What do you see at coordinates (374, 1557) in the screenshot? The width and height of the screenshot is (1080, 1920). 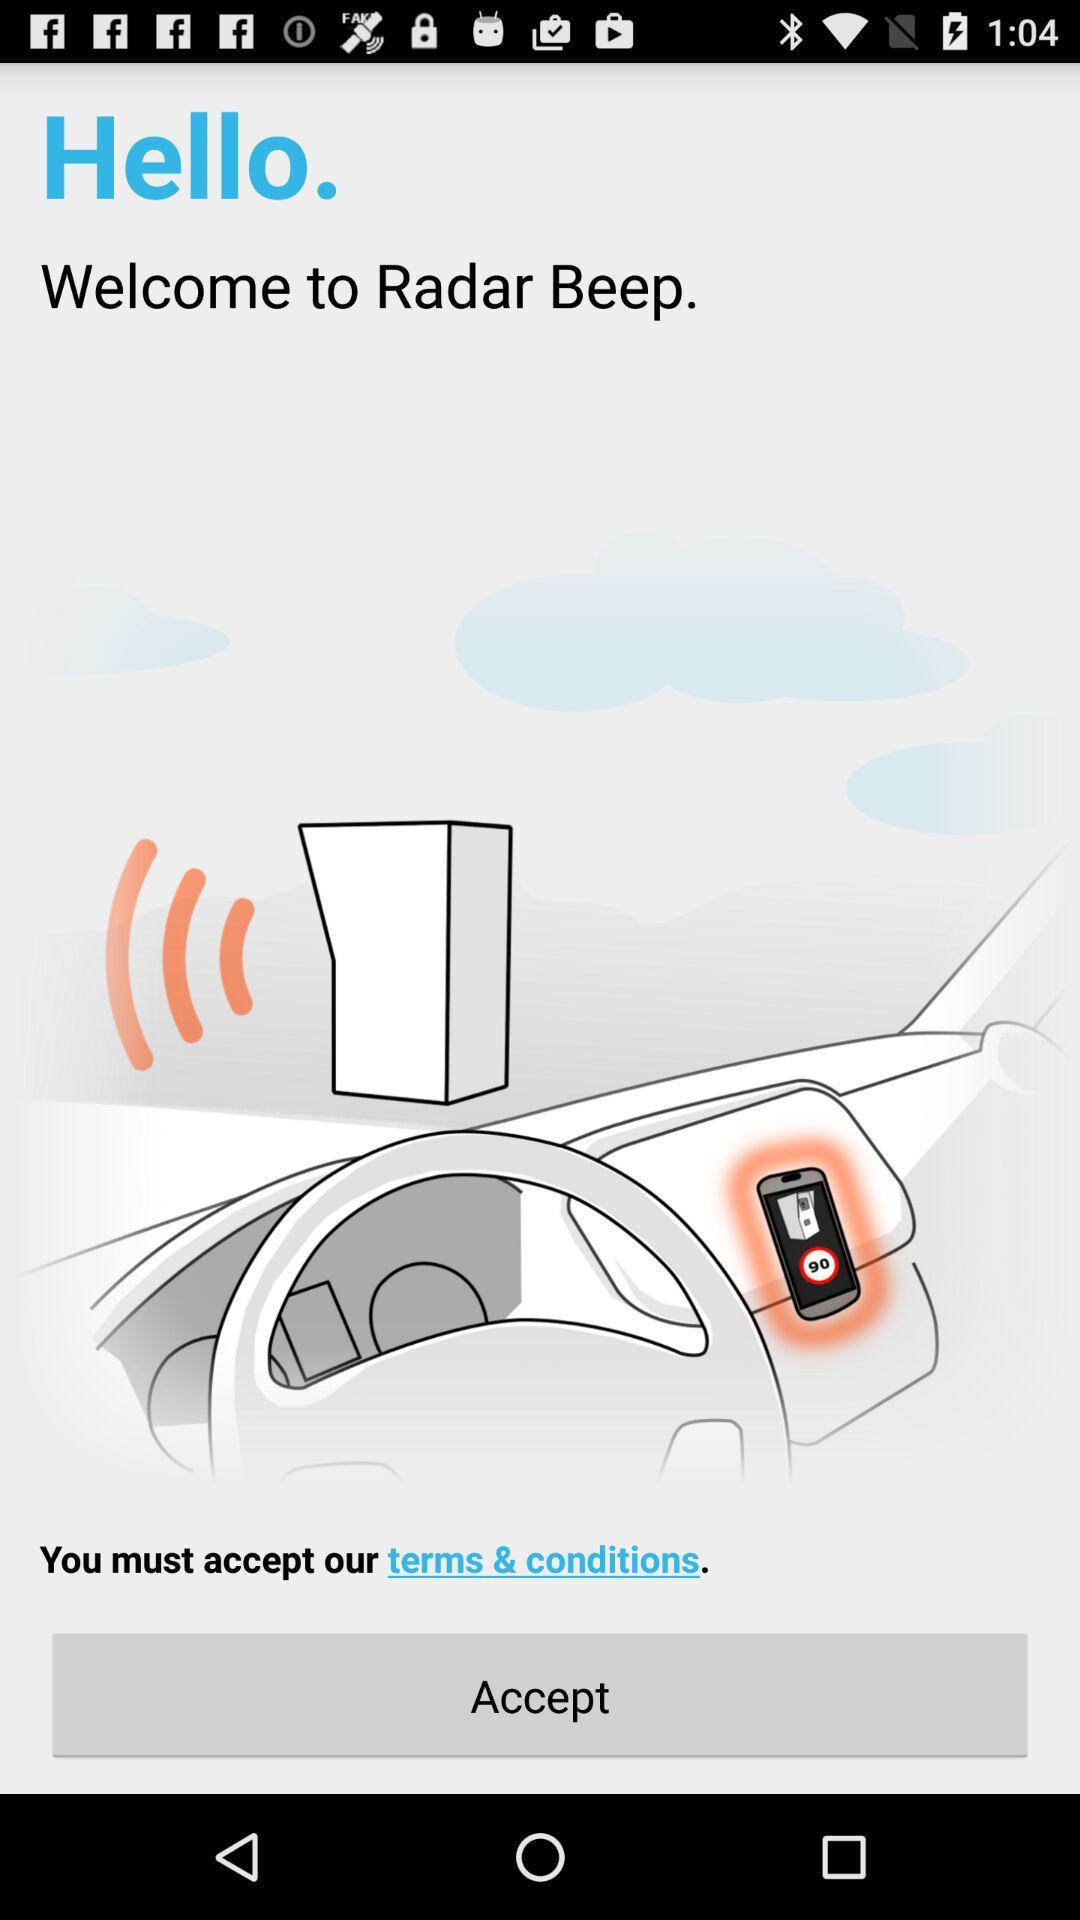 I see `button above accept icon` at bounding box center [374, 1557].